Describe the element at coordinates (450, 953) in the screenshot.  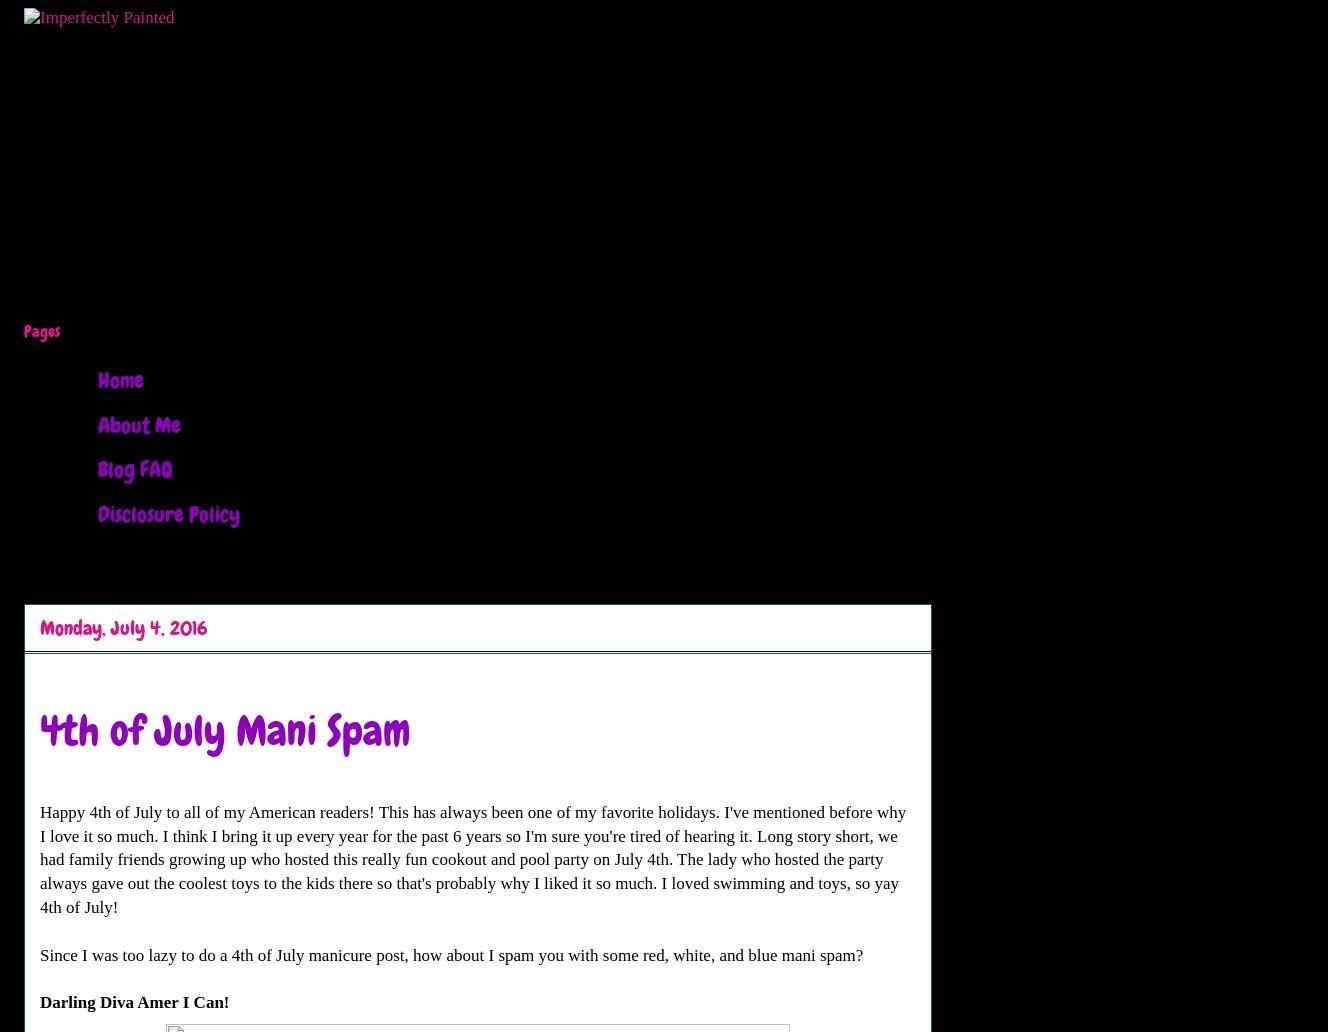
I see `'Since I was too lazy to do a 4th of July manicure post, how about I spam you with some red, white, and blue mani spam?'` at that location.